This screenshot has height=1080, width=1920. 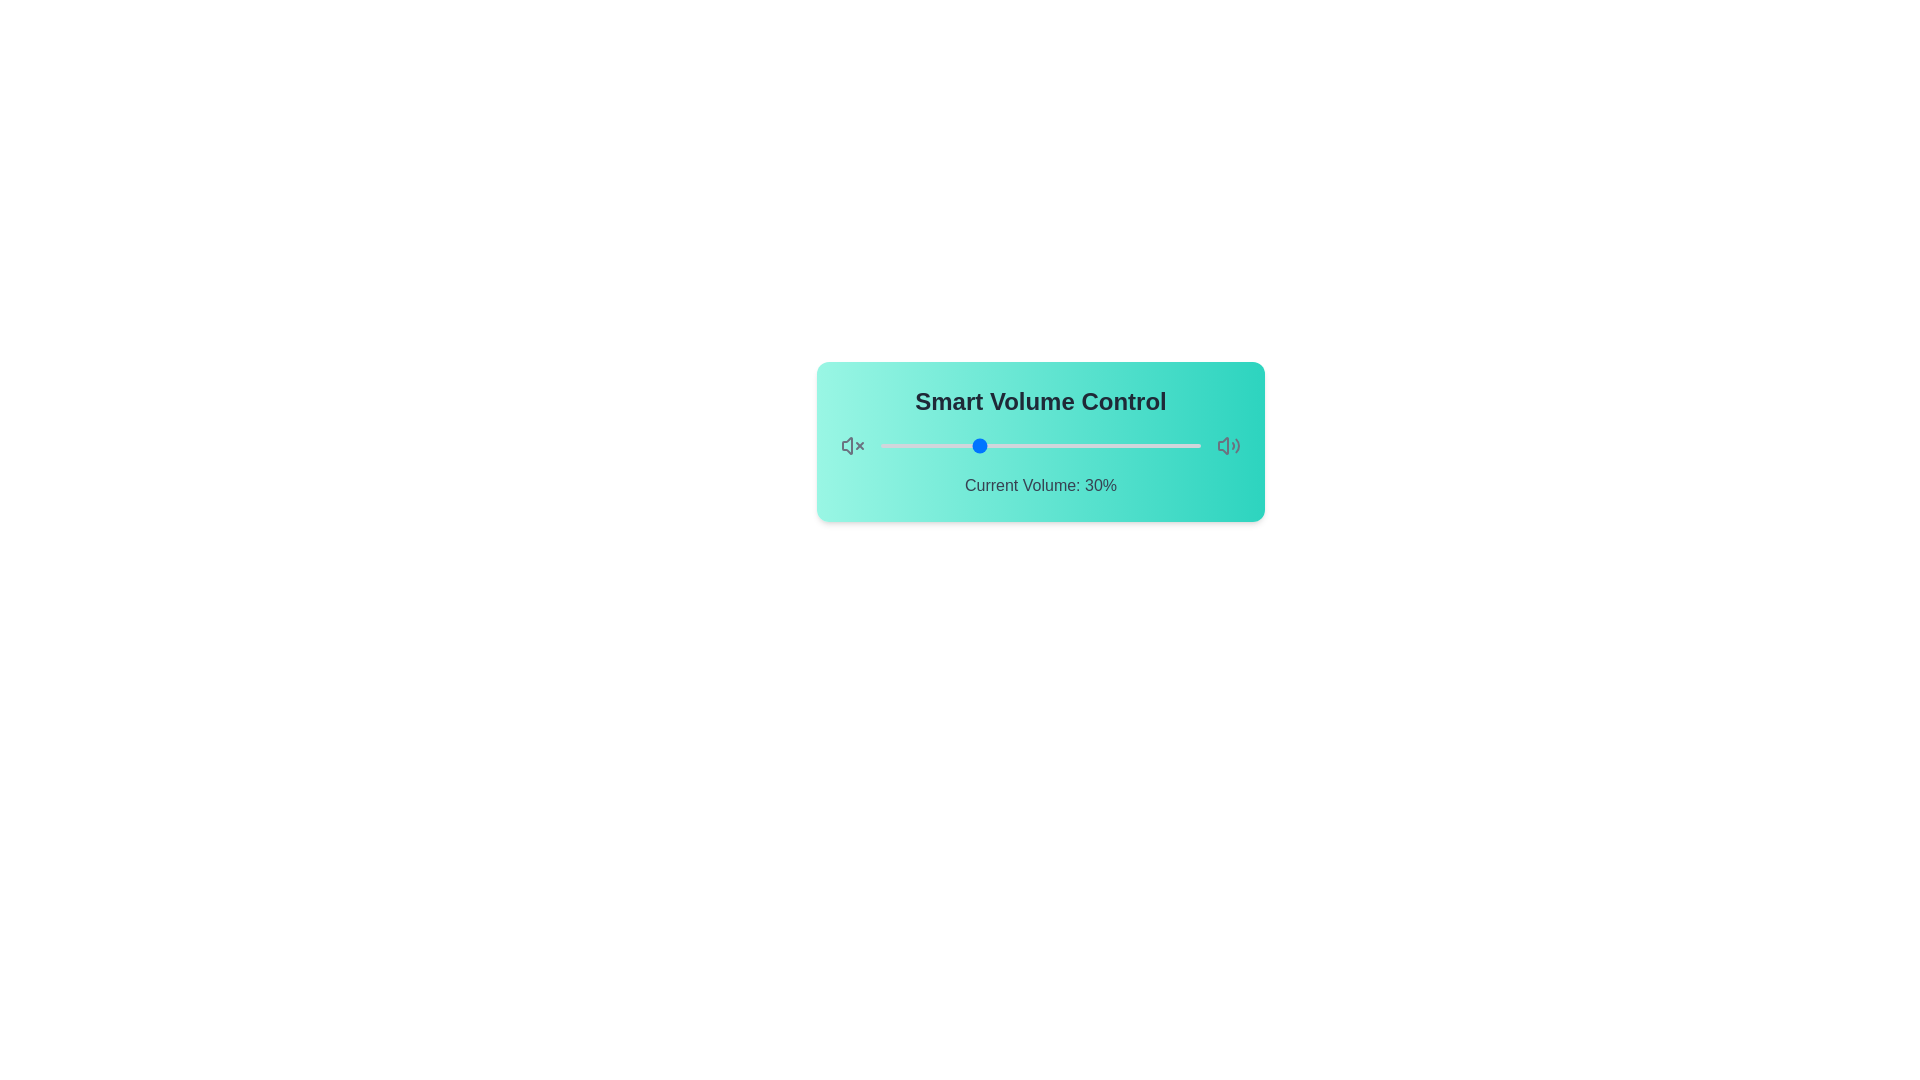 I want to click on the speaker icon to indicate volume interaction, so click(x=853, y=445).